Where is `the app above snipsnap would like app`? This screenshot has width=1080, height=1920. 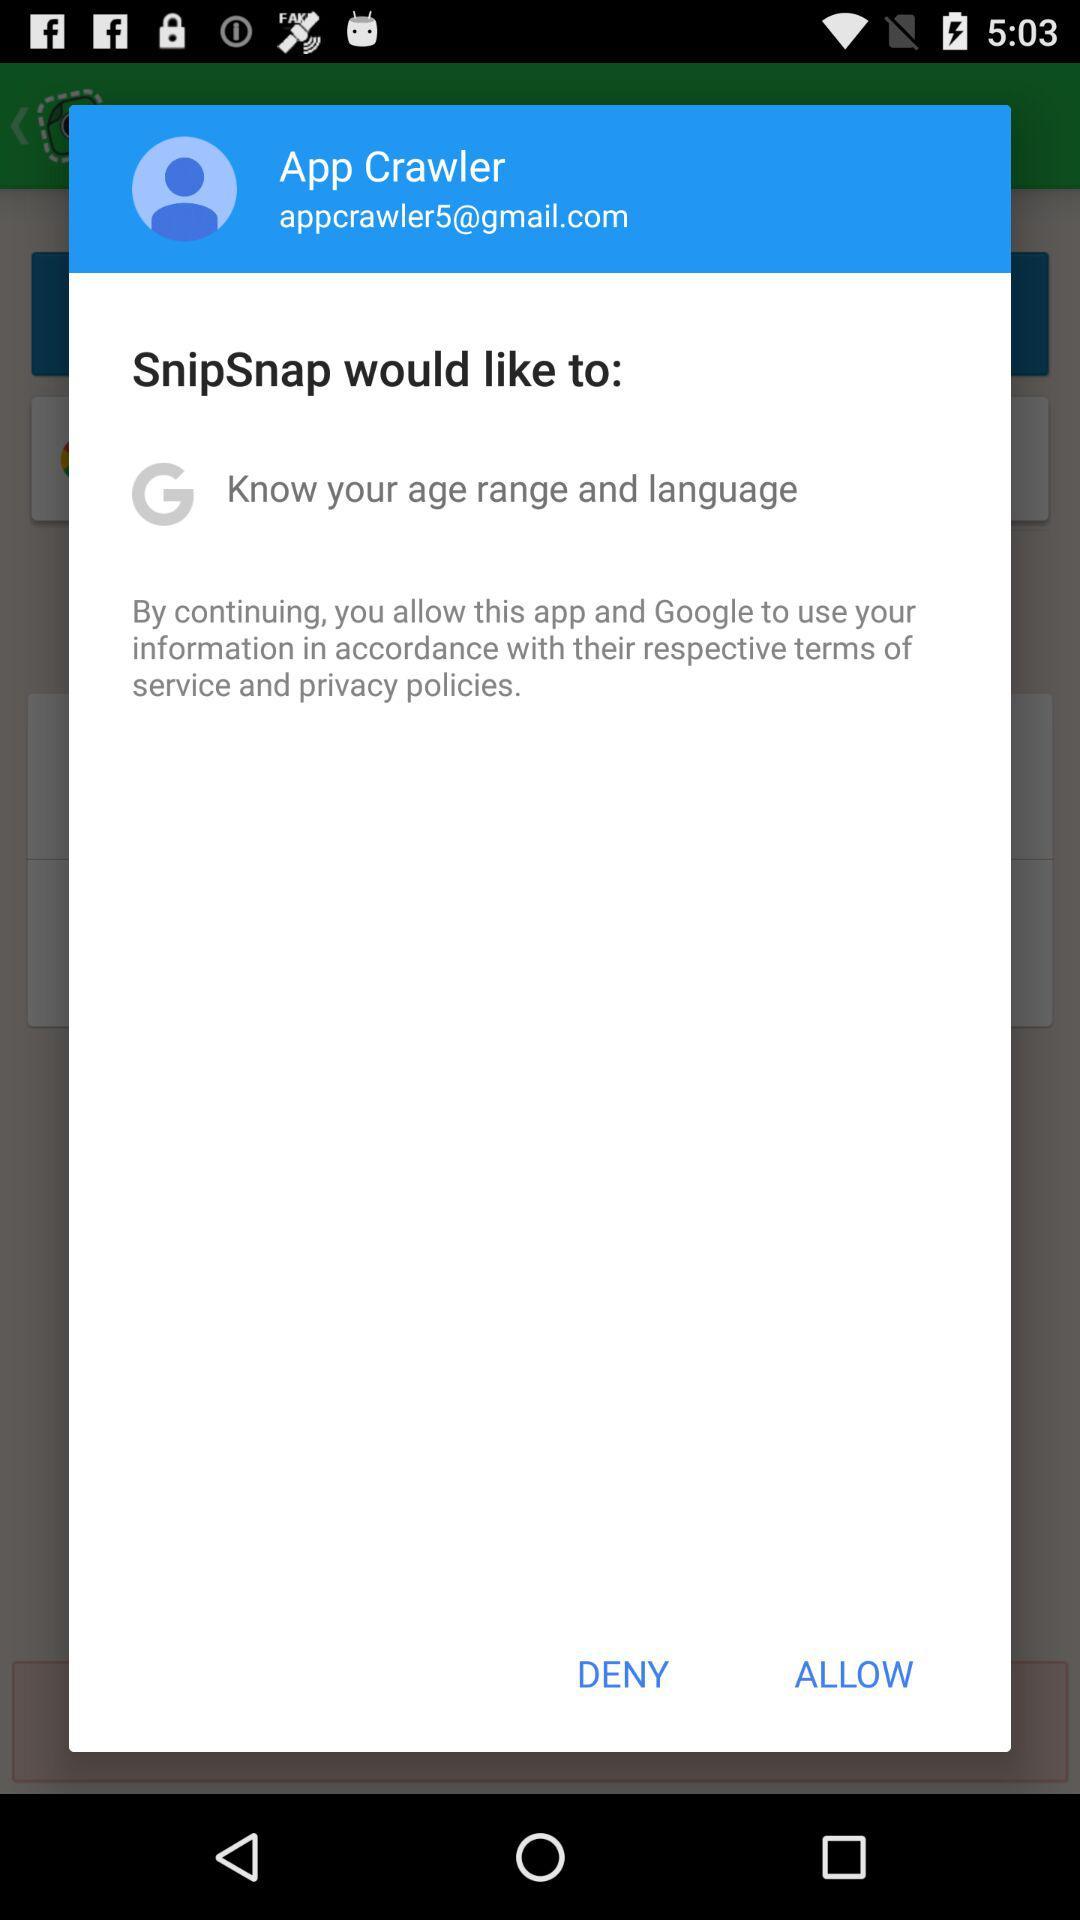
the app above snipsnap would like app is located at coordinates (454, 214).